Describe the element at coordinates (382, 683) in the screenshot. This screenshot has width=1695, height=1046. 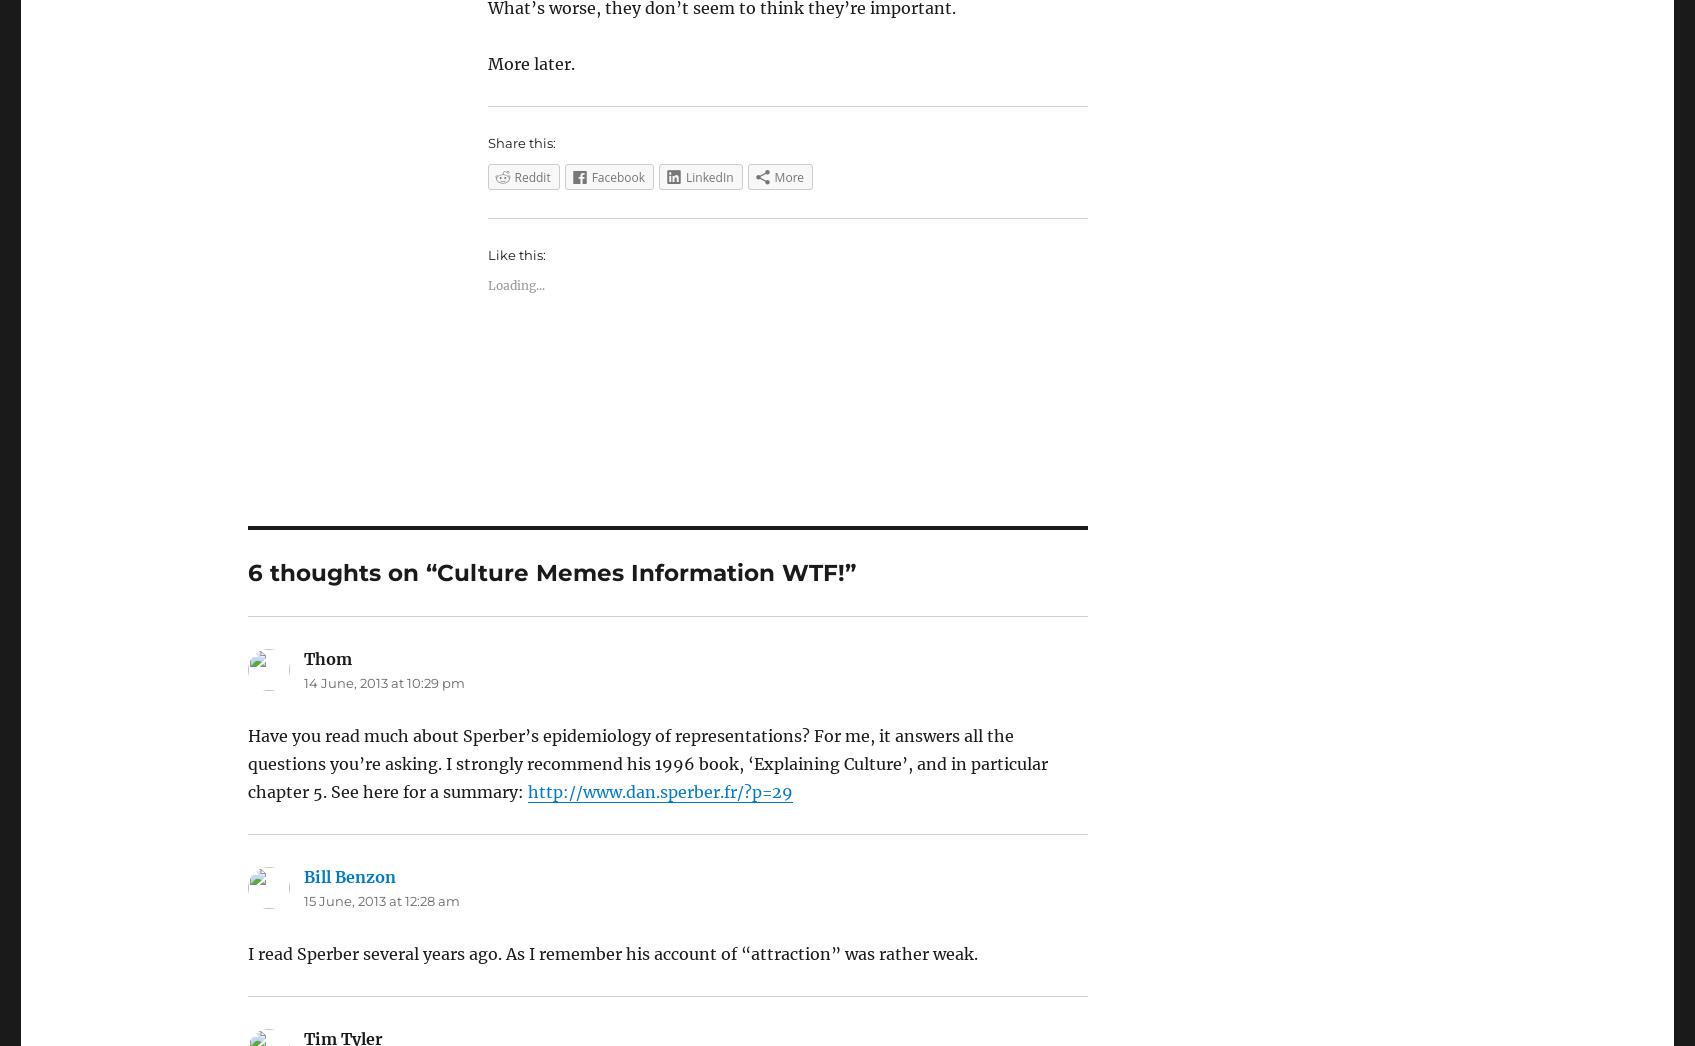
I see `'14 June, 2013 at 10:29 pm'` at that location.